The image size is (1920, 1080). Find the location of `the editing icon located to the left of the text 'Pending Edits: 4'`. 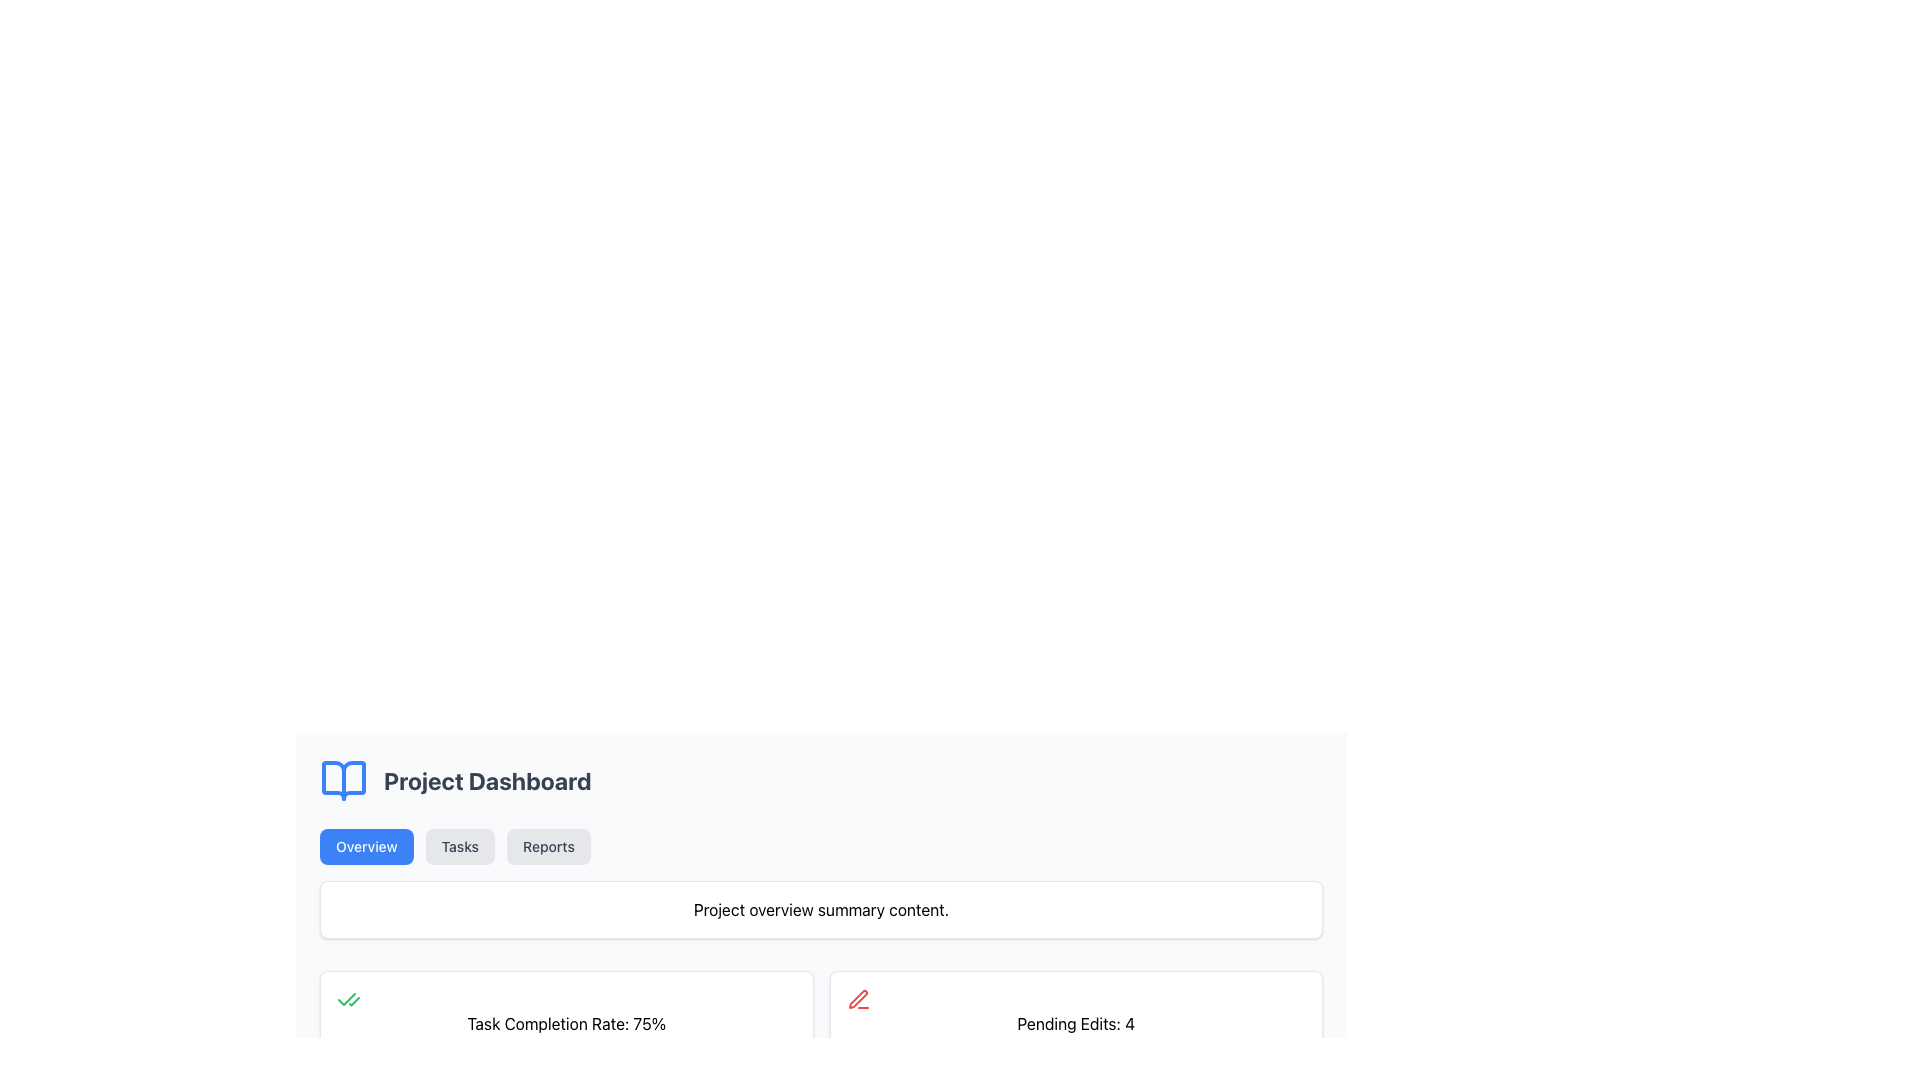

the editing icon located to the left of the text 'Pending Edits: 4' is located at coordinates (858, 999).